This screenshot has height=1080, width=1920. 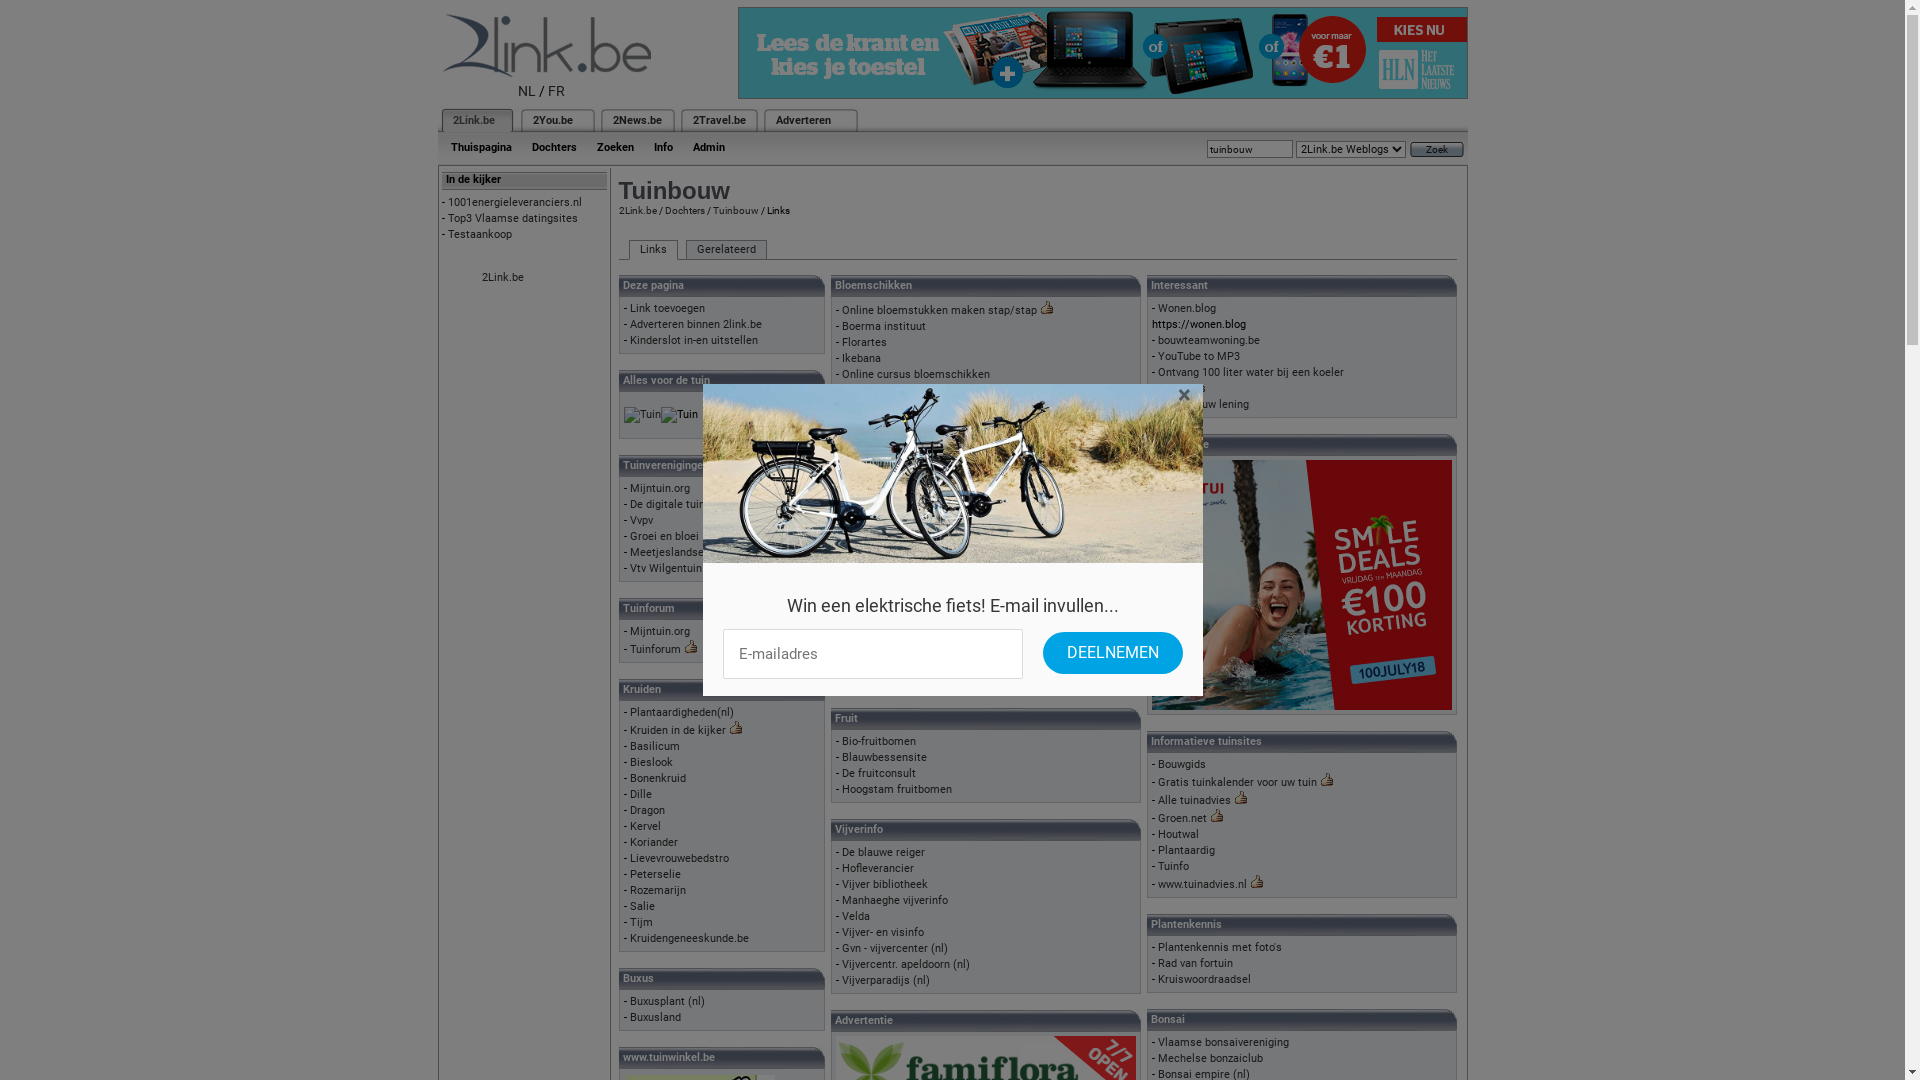 What do you see at coordinates (1203, 978) in the screenshot?
I see `'Kruiswoordraadsel'` at bounding box center [1203, 978].